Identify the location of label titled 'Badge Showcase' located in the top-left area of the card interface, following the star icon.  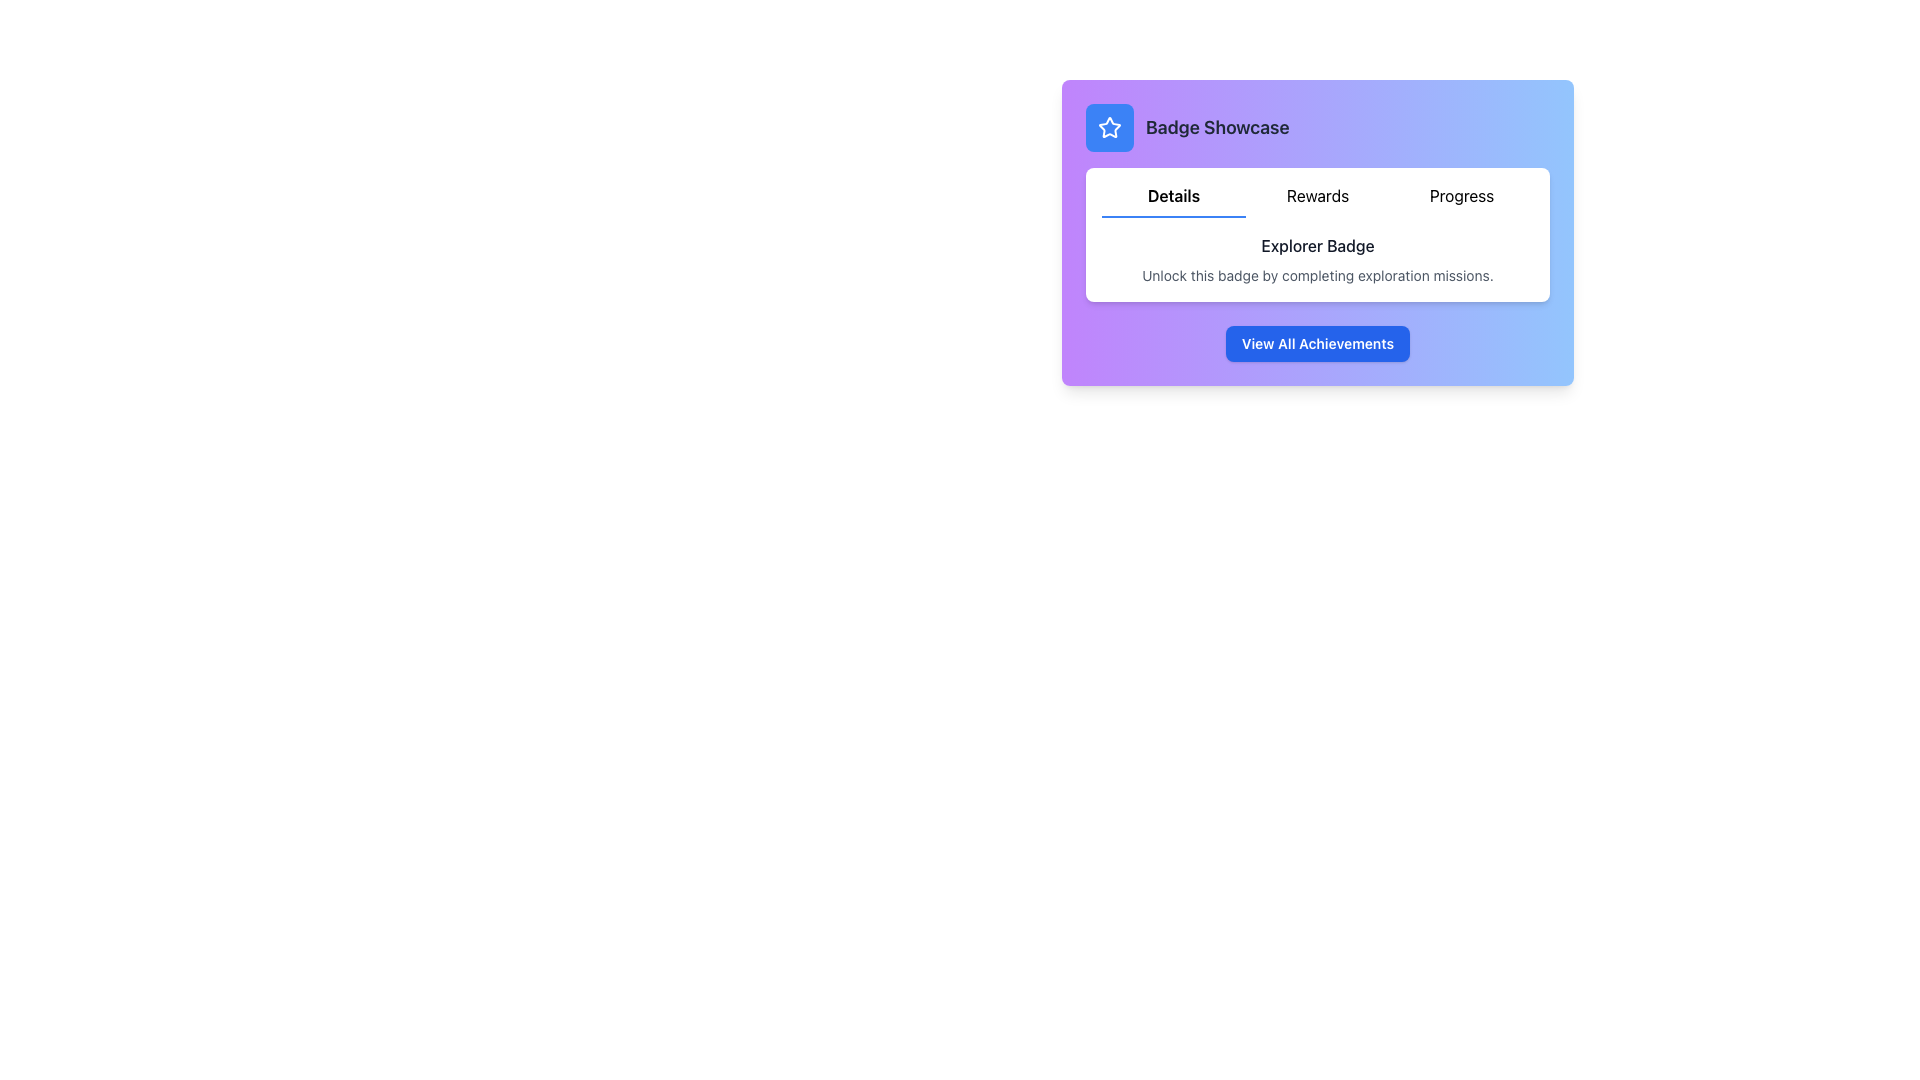
(1187, 127).